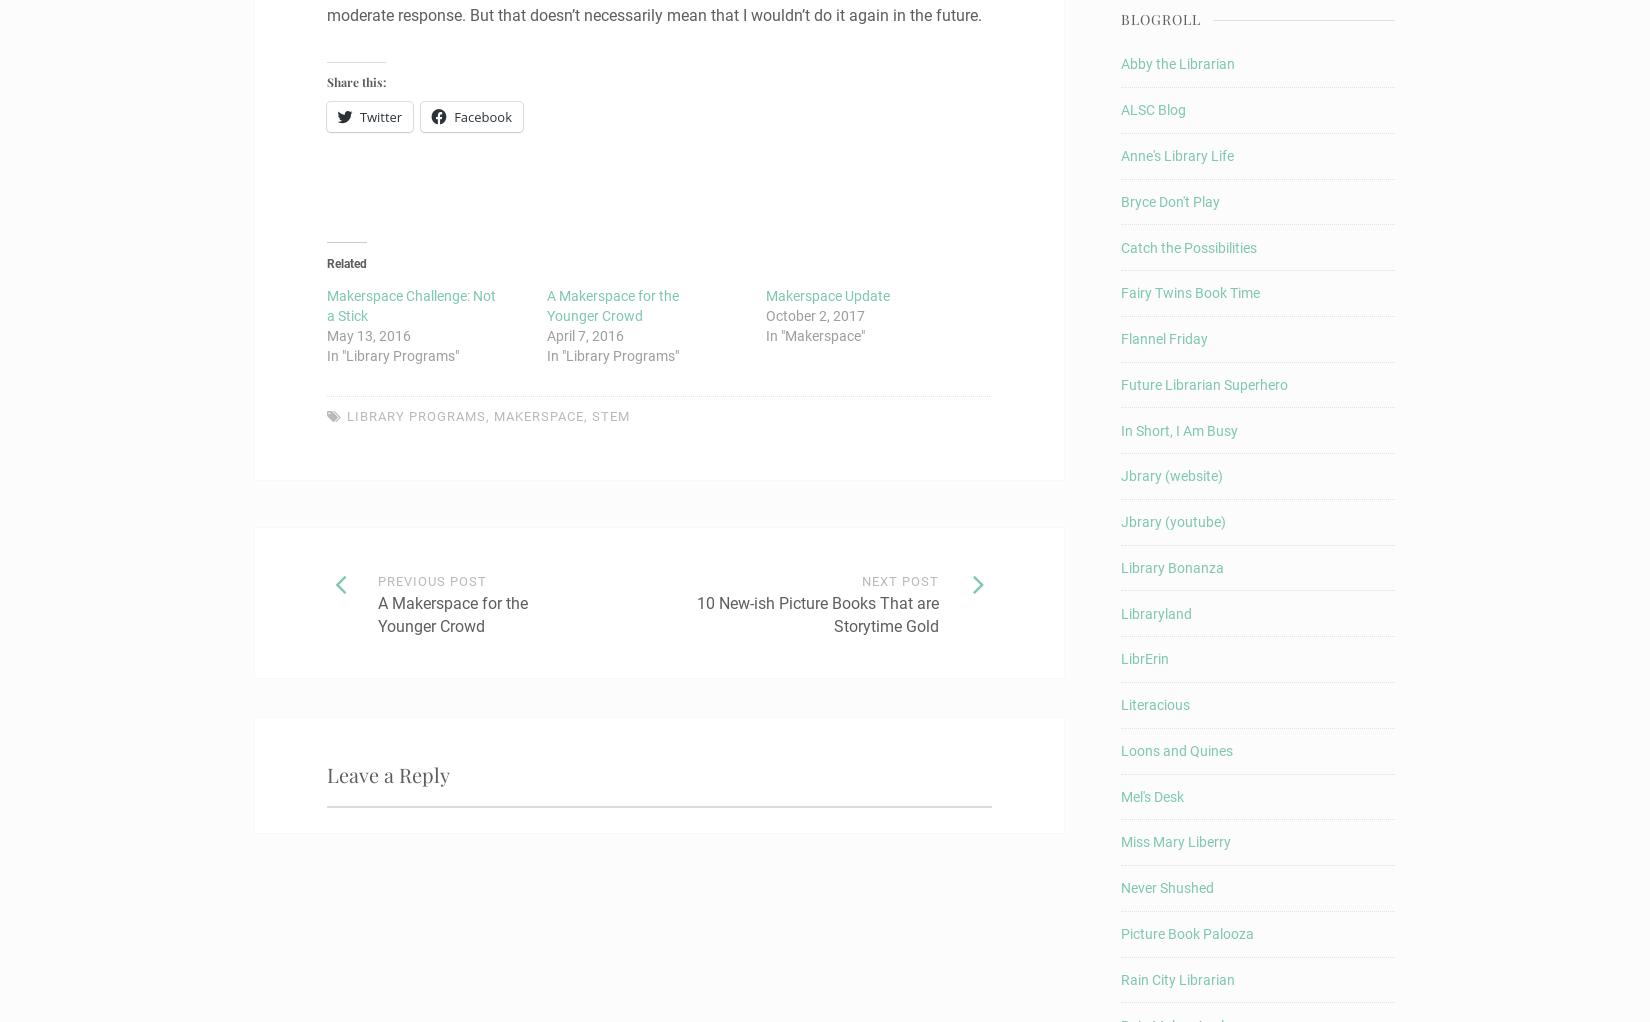 The width and height of the screenshot is (1650, 1022). Describe the element at coordinates (1121, 567) in the screenshot. I see `'Library Bonanza'` at that location.